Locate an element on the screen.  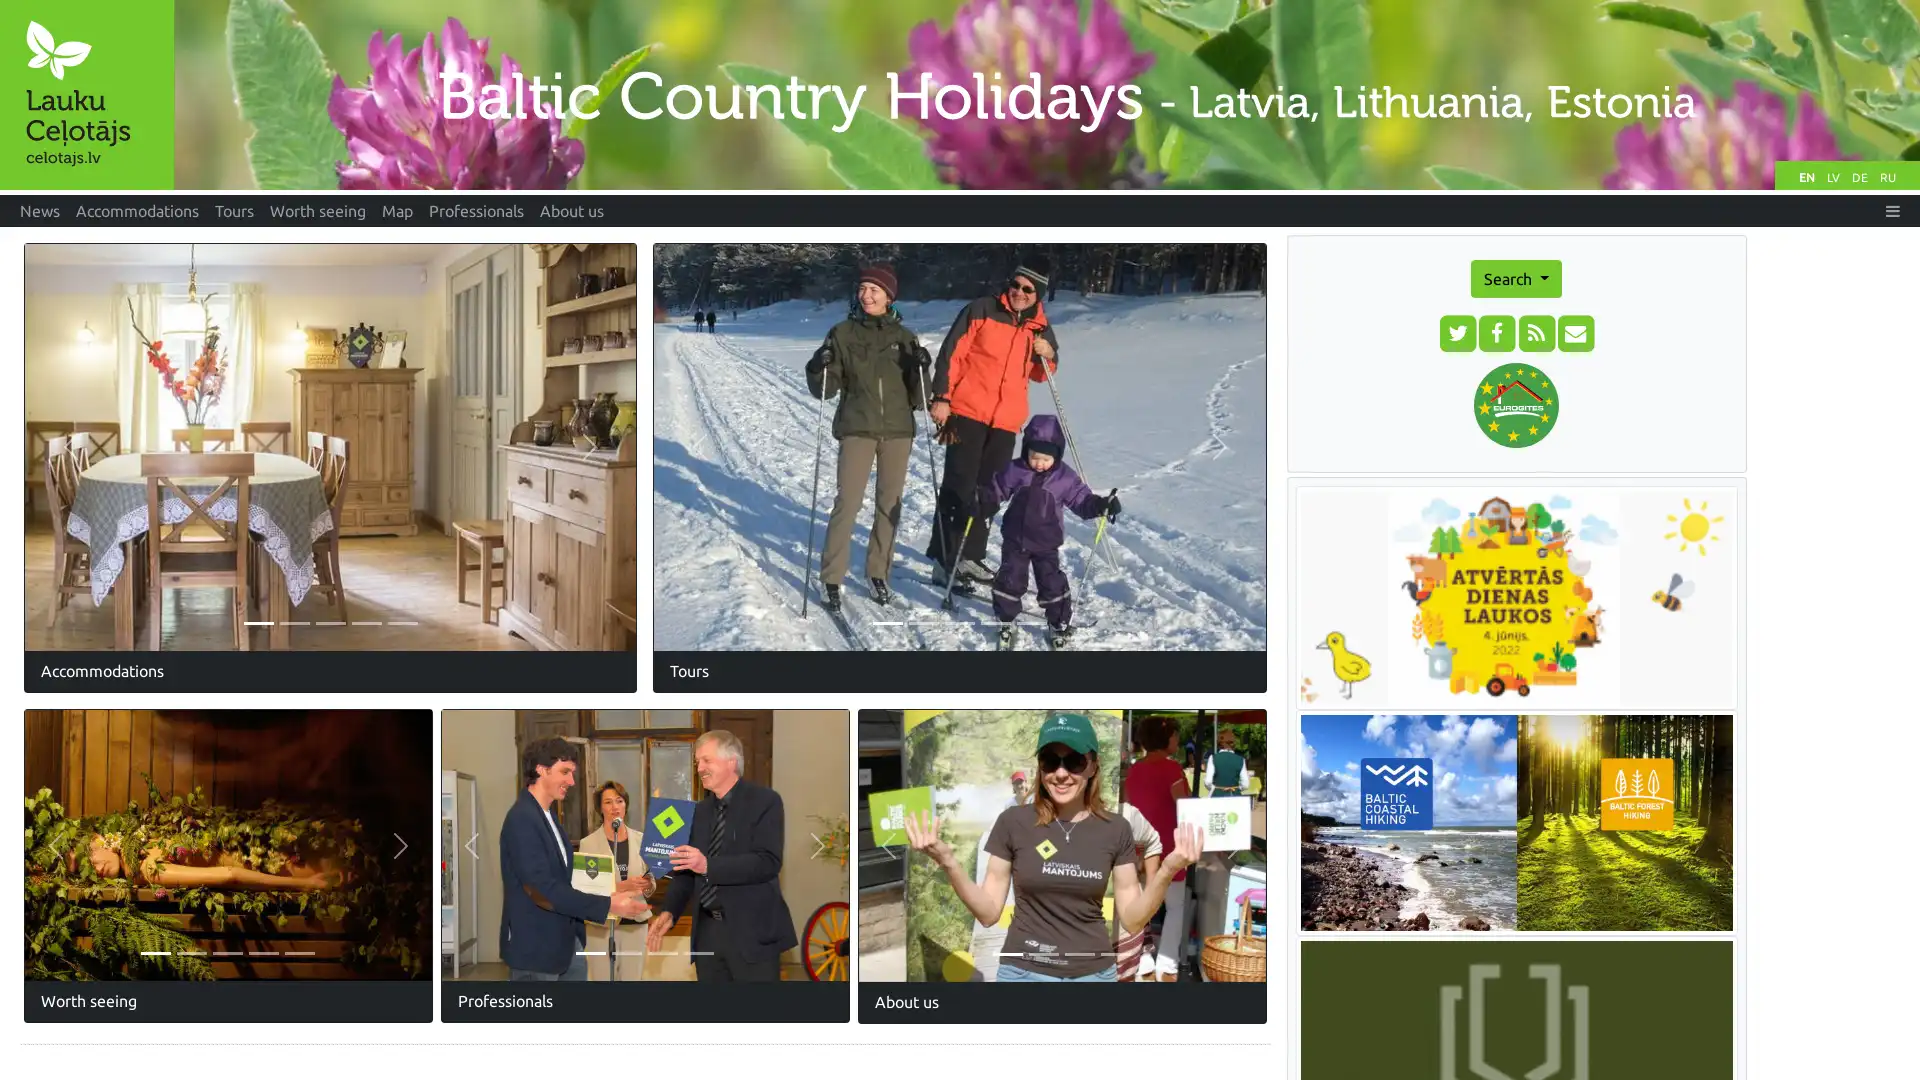
Previous is located at coordinates (700, 446).